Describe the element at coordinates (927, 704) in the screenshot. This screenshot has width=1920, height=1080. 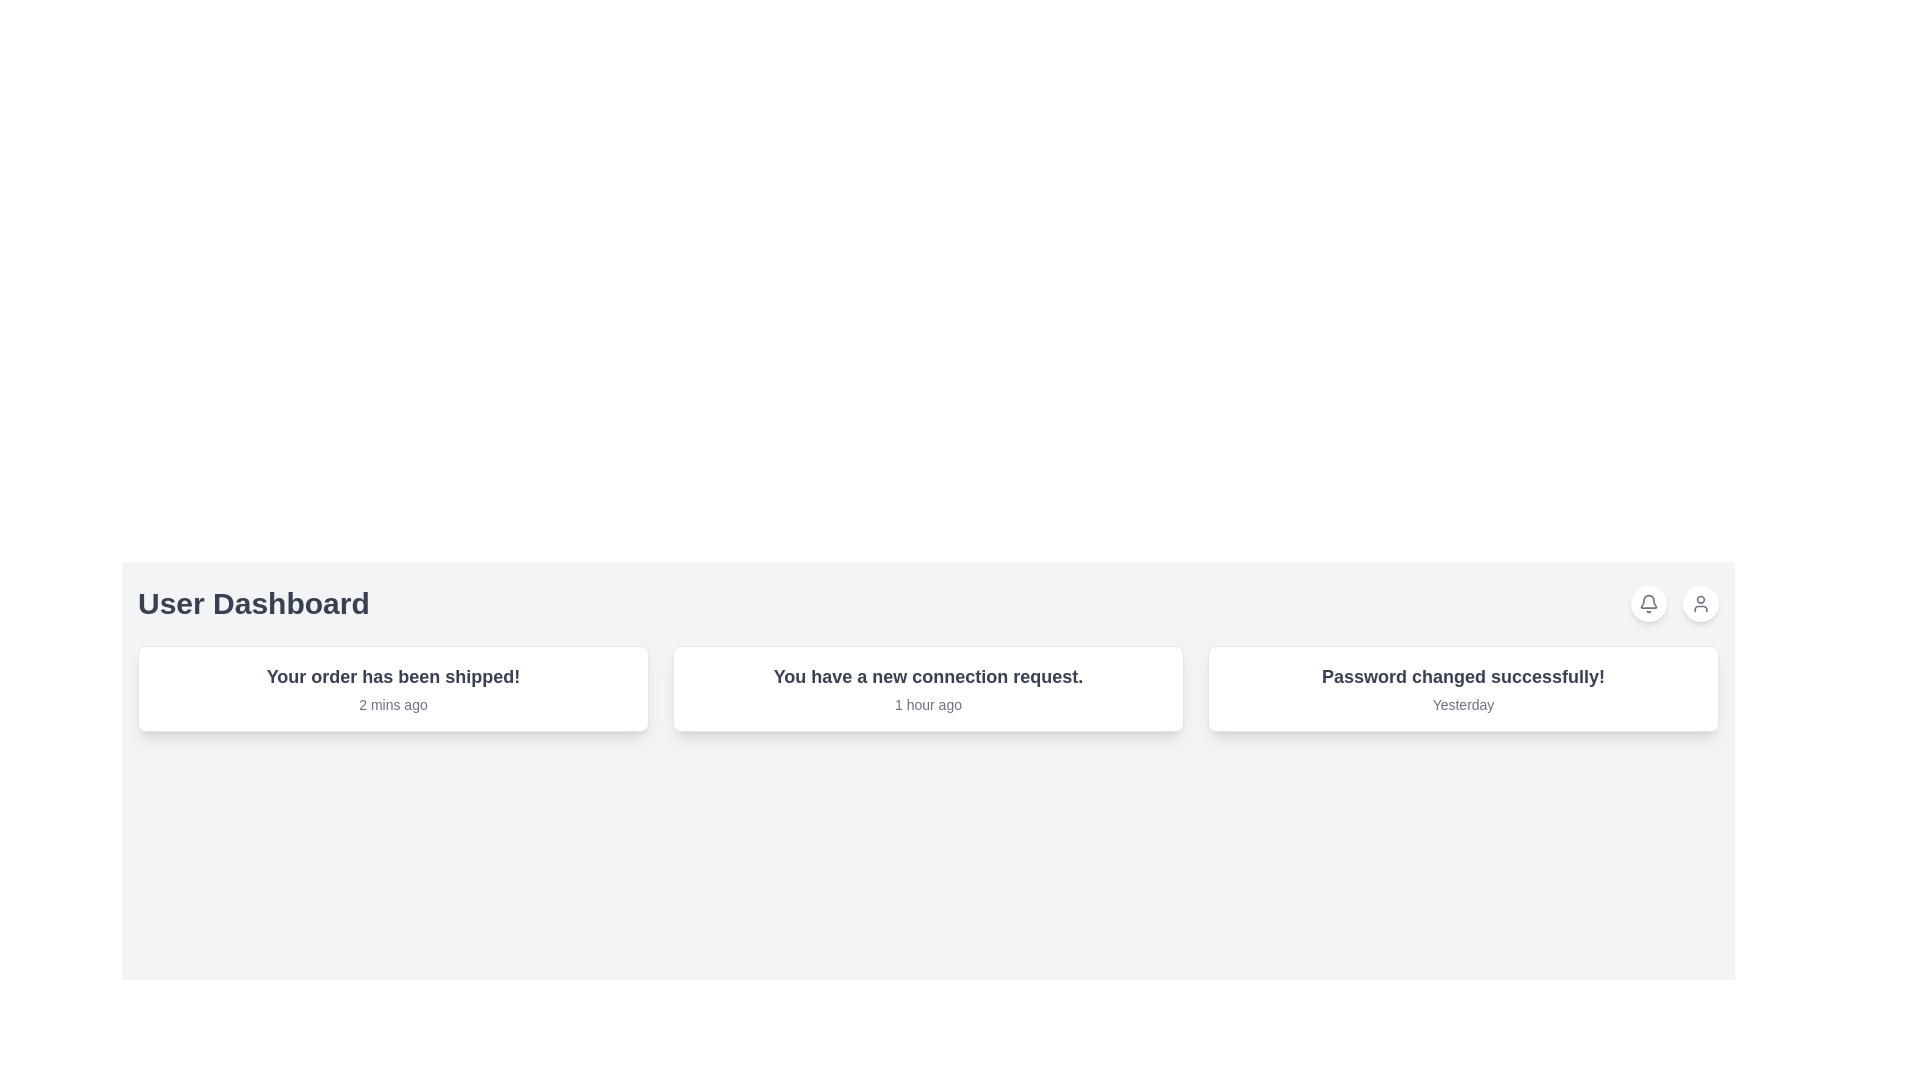
I see `the Text component displaying the timestamp of the notification located at the bottom section of the notification card that reads 'You have a new connection request.'` at that location.